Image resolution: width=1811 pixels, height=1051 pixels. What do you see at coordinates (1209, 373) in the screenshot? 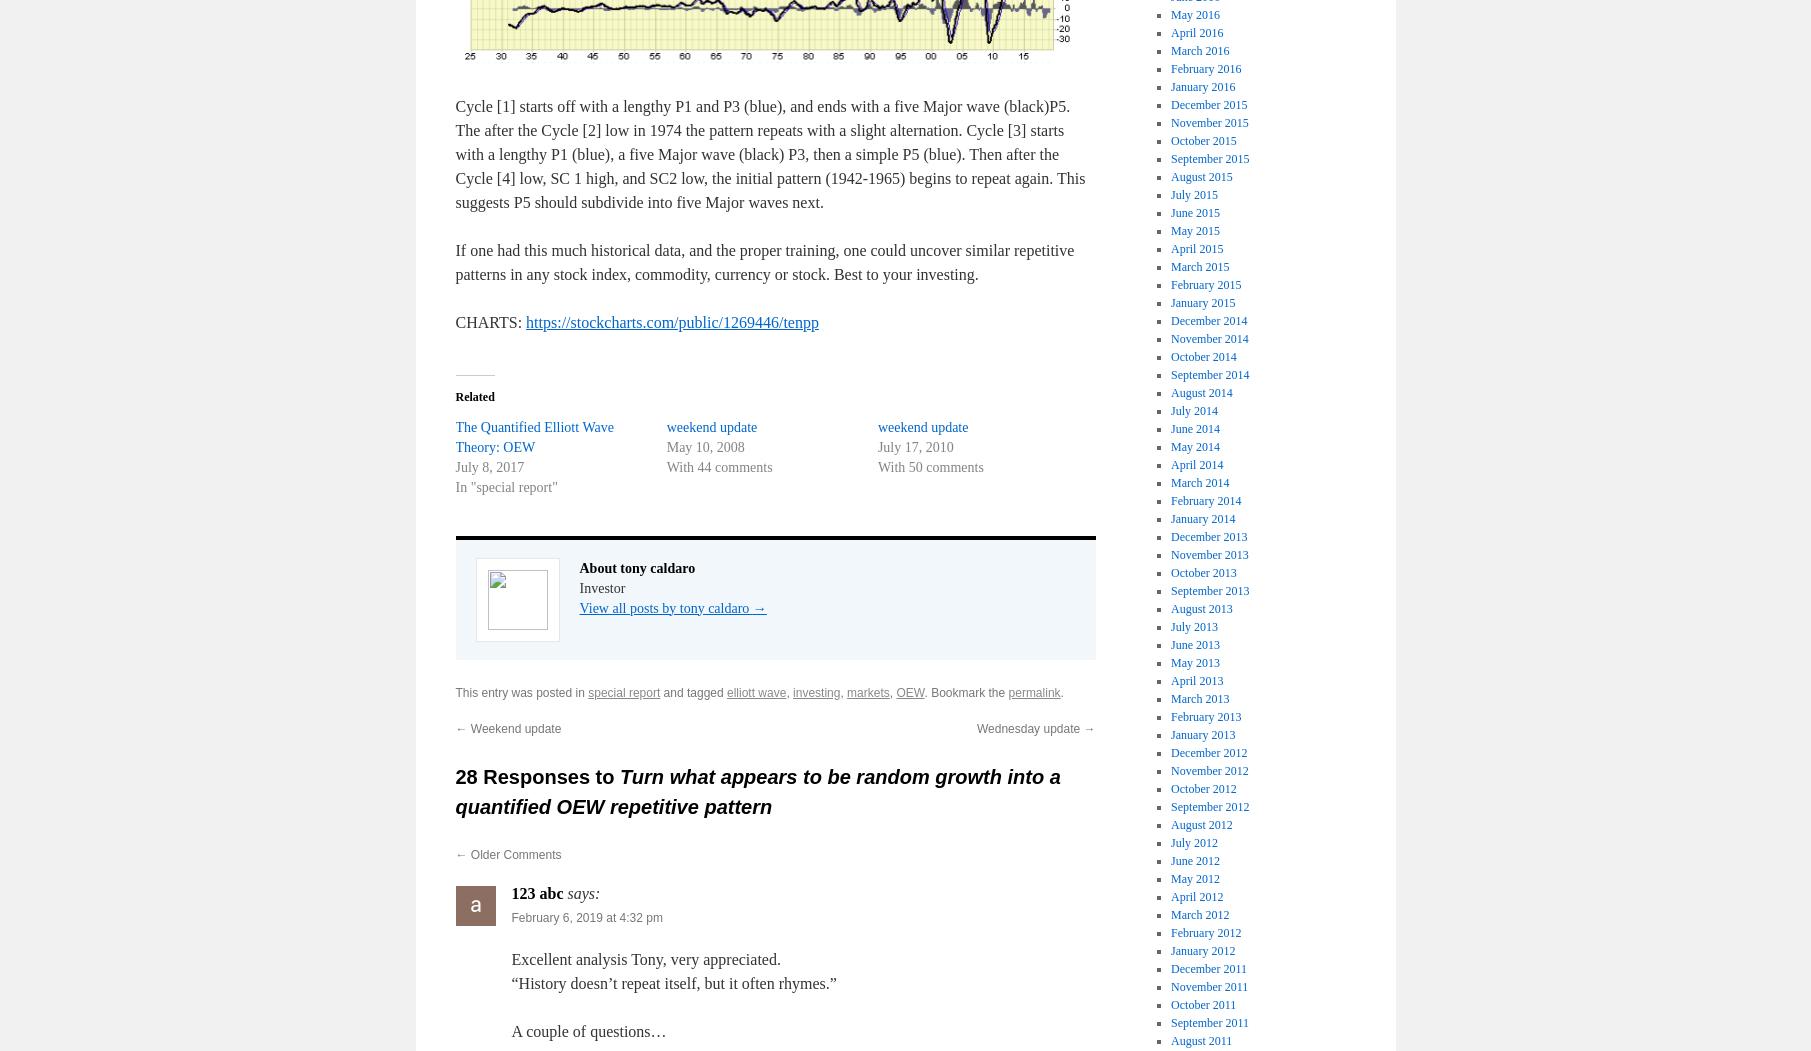
I see `'September 2014'` at bounding box center [1209, 373].